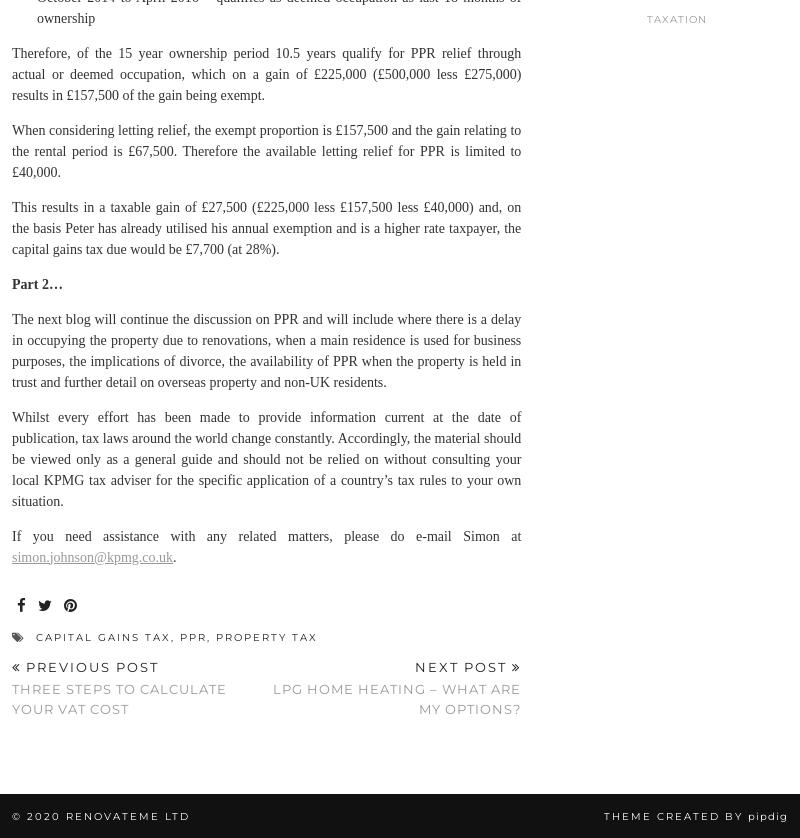 This screenshot has width=800, height=838. I want to click on 'Previous Post', so click(90, 664).